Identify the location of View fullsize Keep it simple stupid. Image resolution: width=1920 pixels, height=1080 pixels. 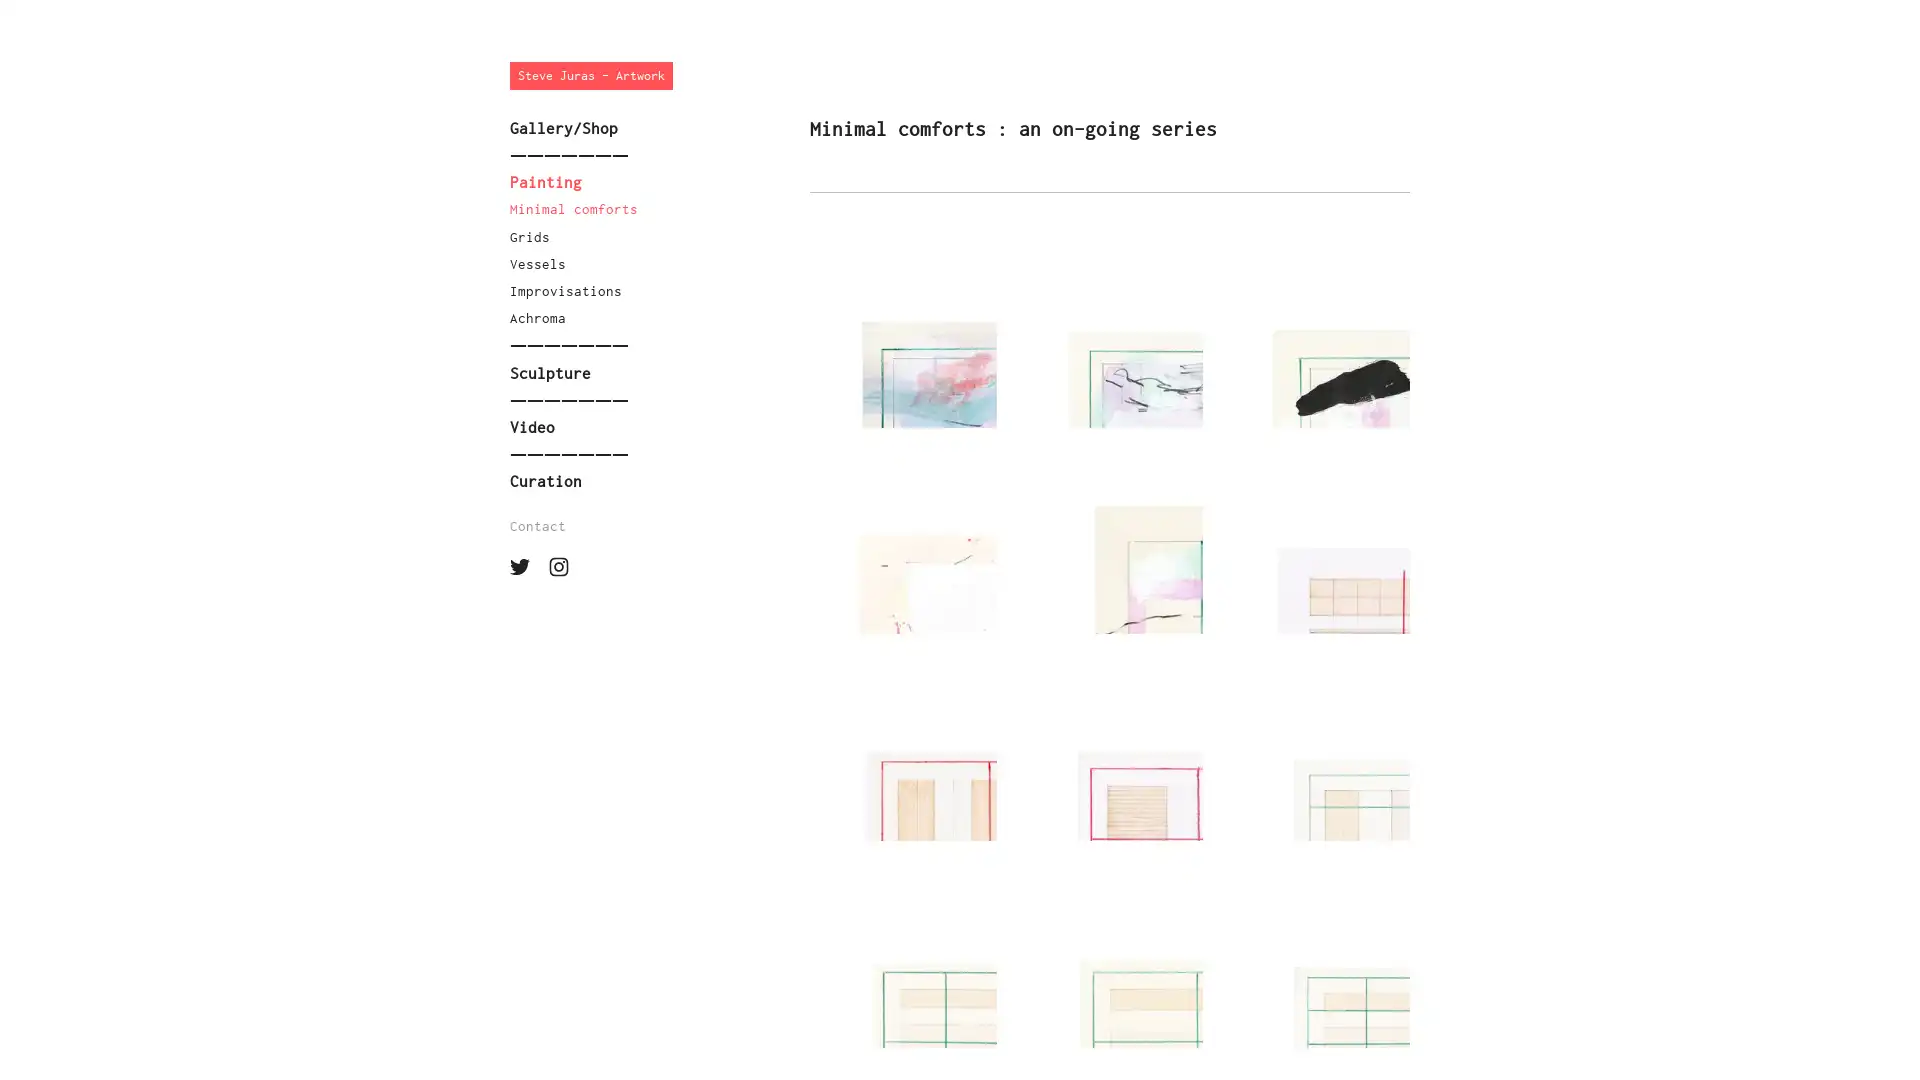
(1108, 970).